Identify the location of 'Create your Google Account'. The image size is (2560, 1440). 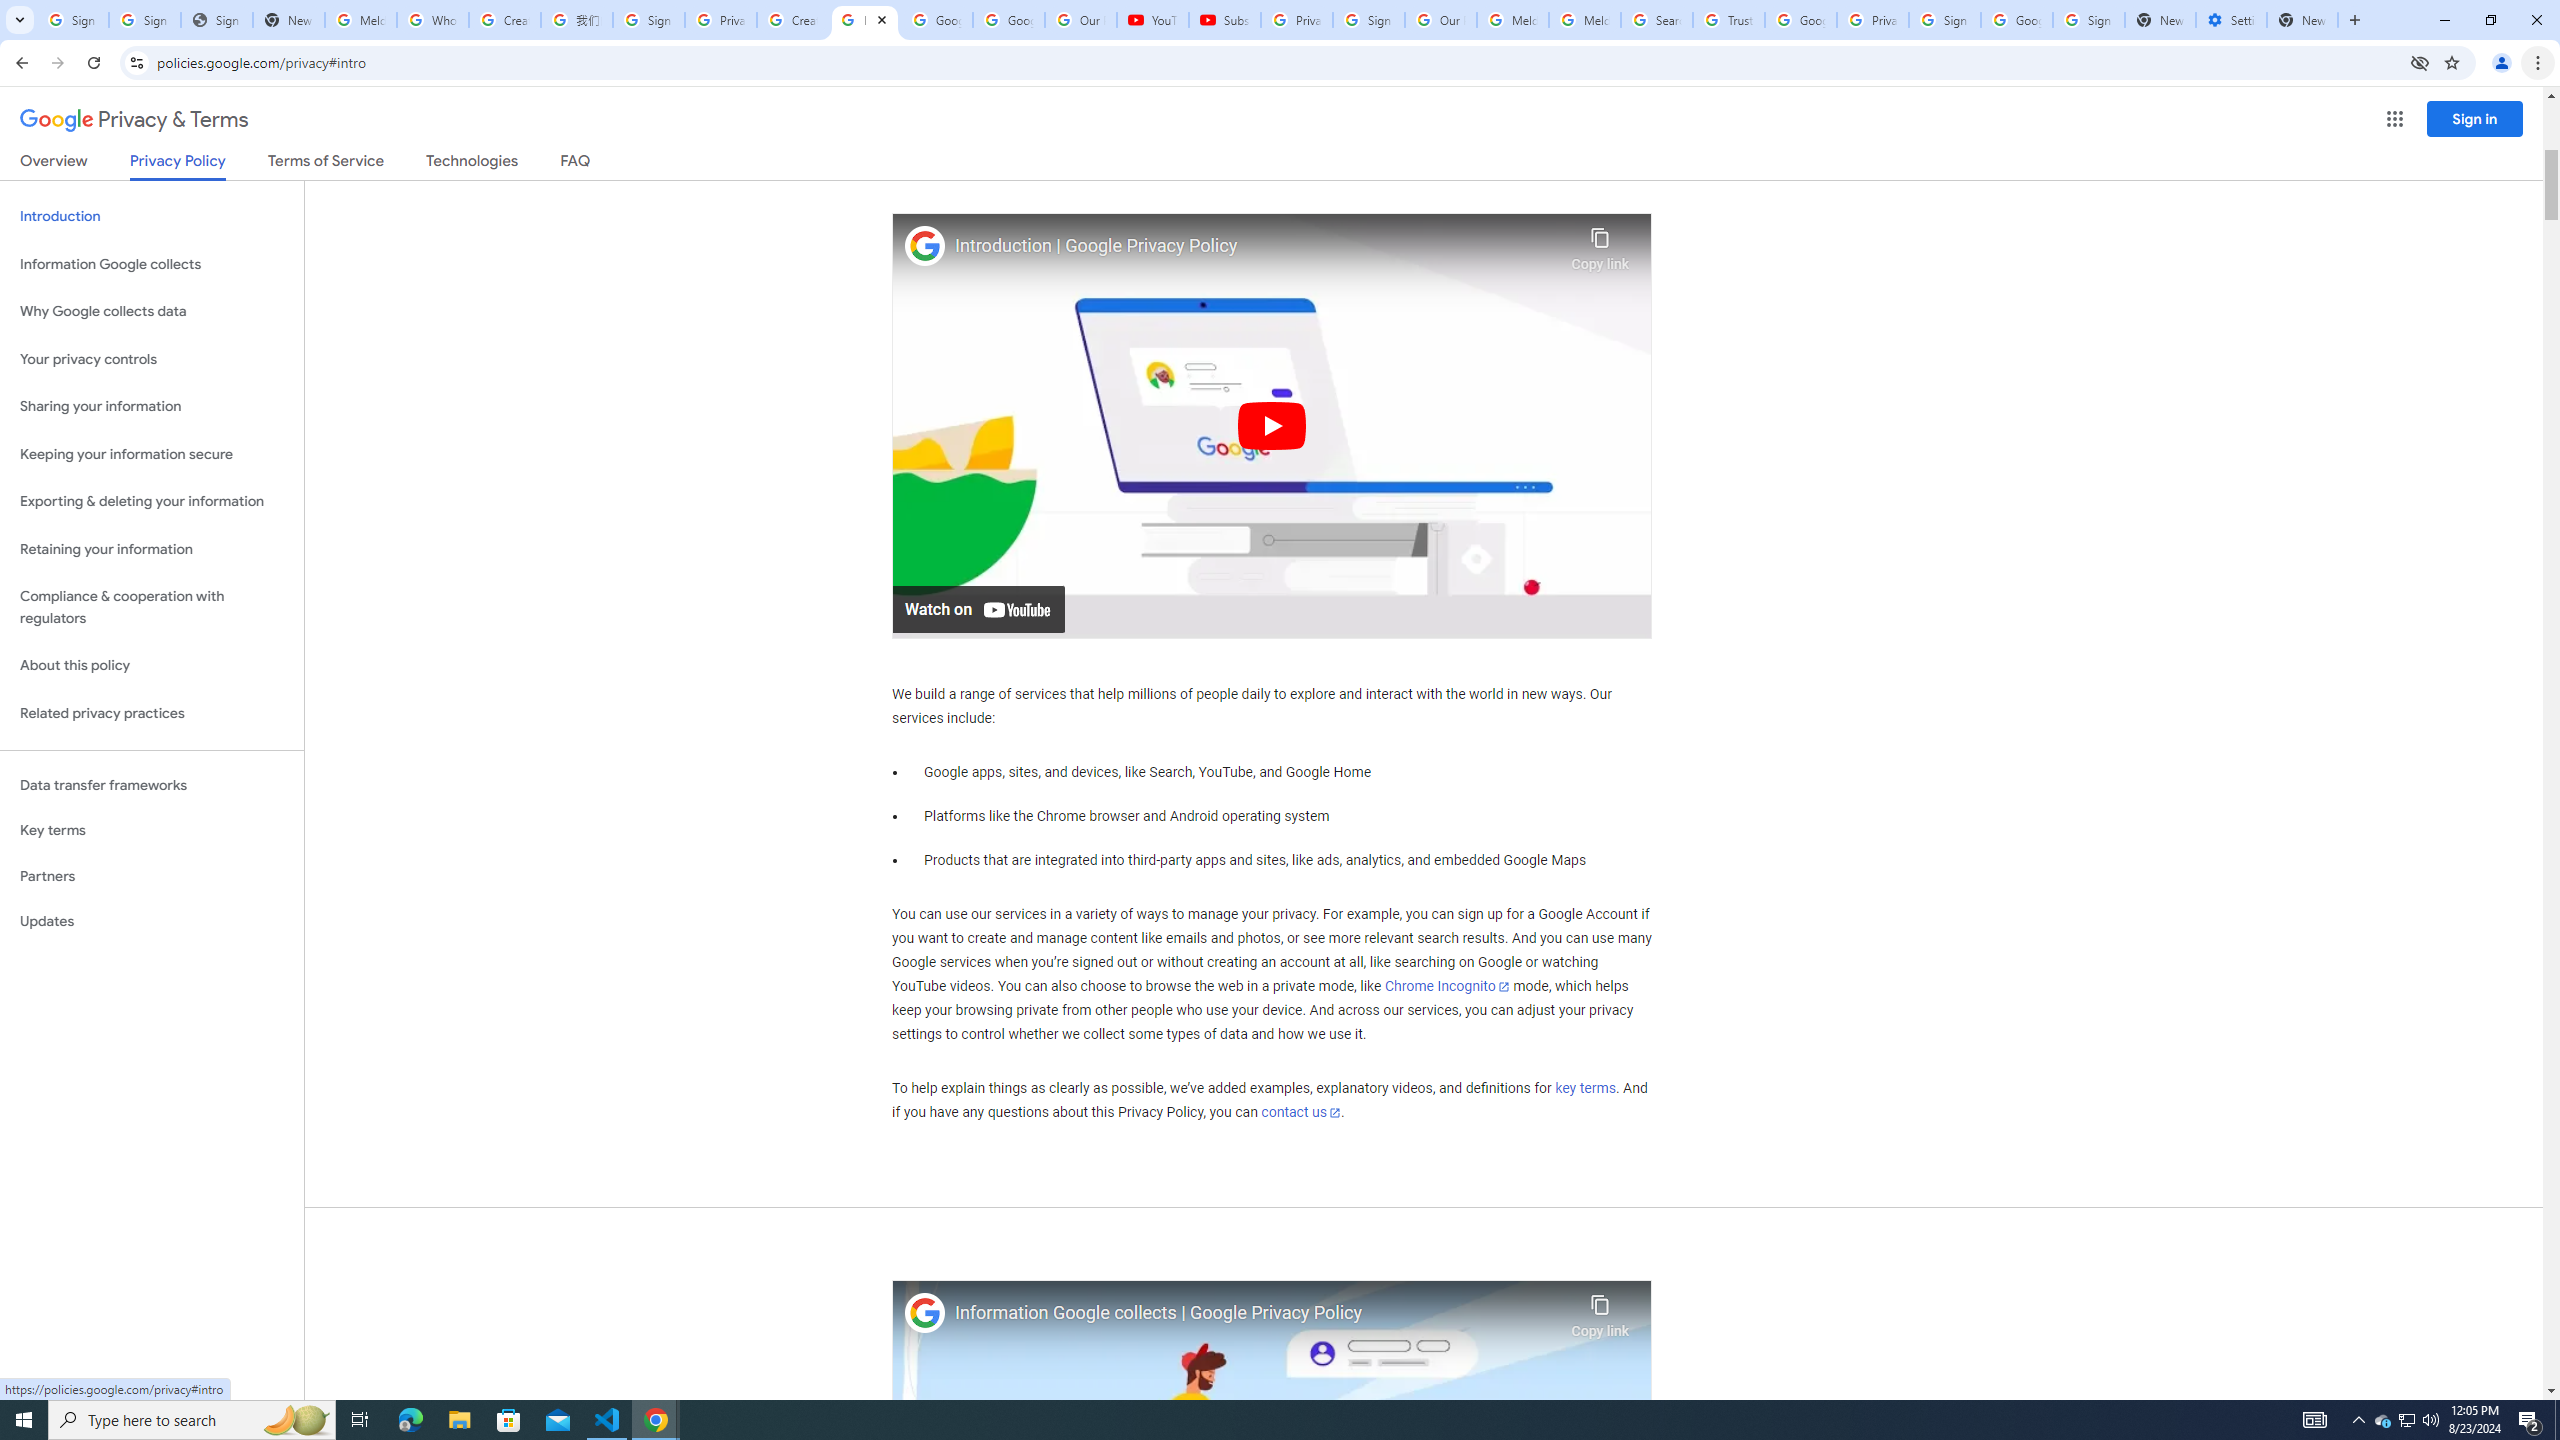
(791, 19).